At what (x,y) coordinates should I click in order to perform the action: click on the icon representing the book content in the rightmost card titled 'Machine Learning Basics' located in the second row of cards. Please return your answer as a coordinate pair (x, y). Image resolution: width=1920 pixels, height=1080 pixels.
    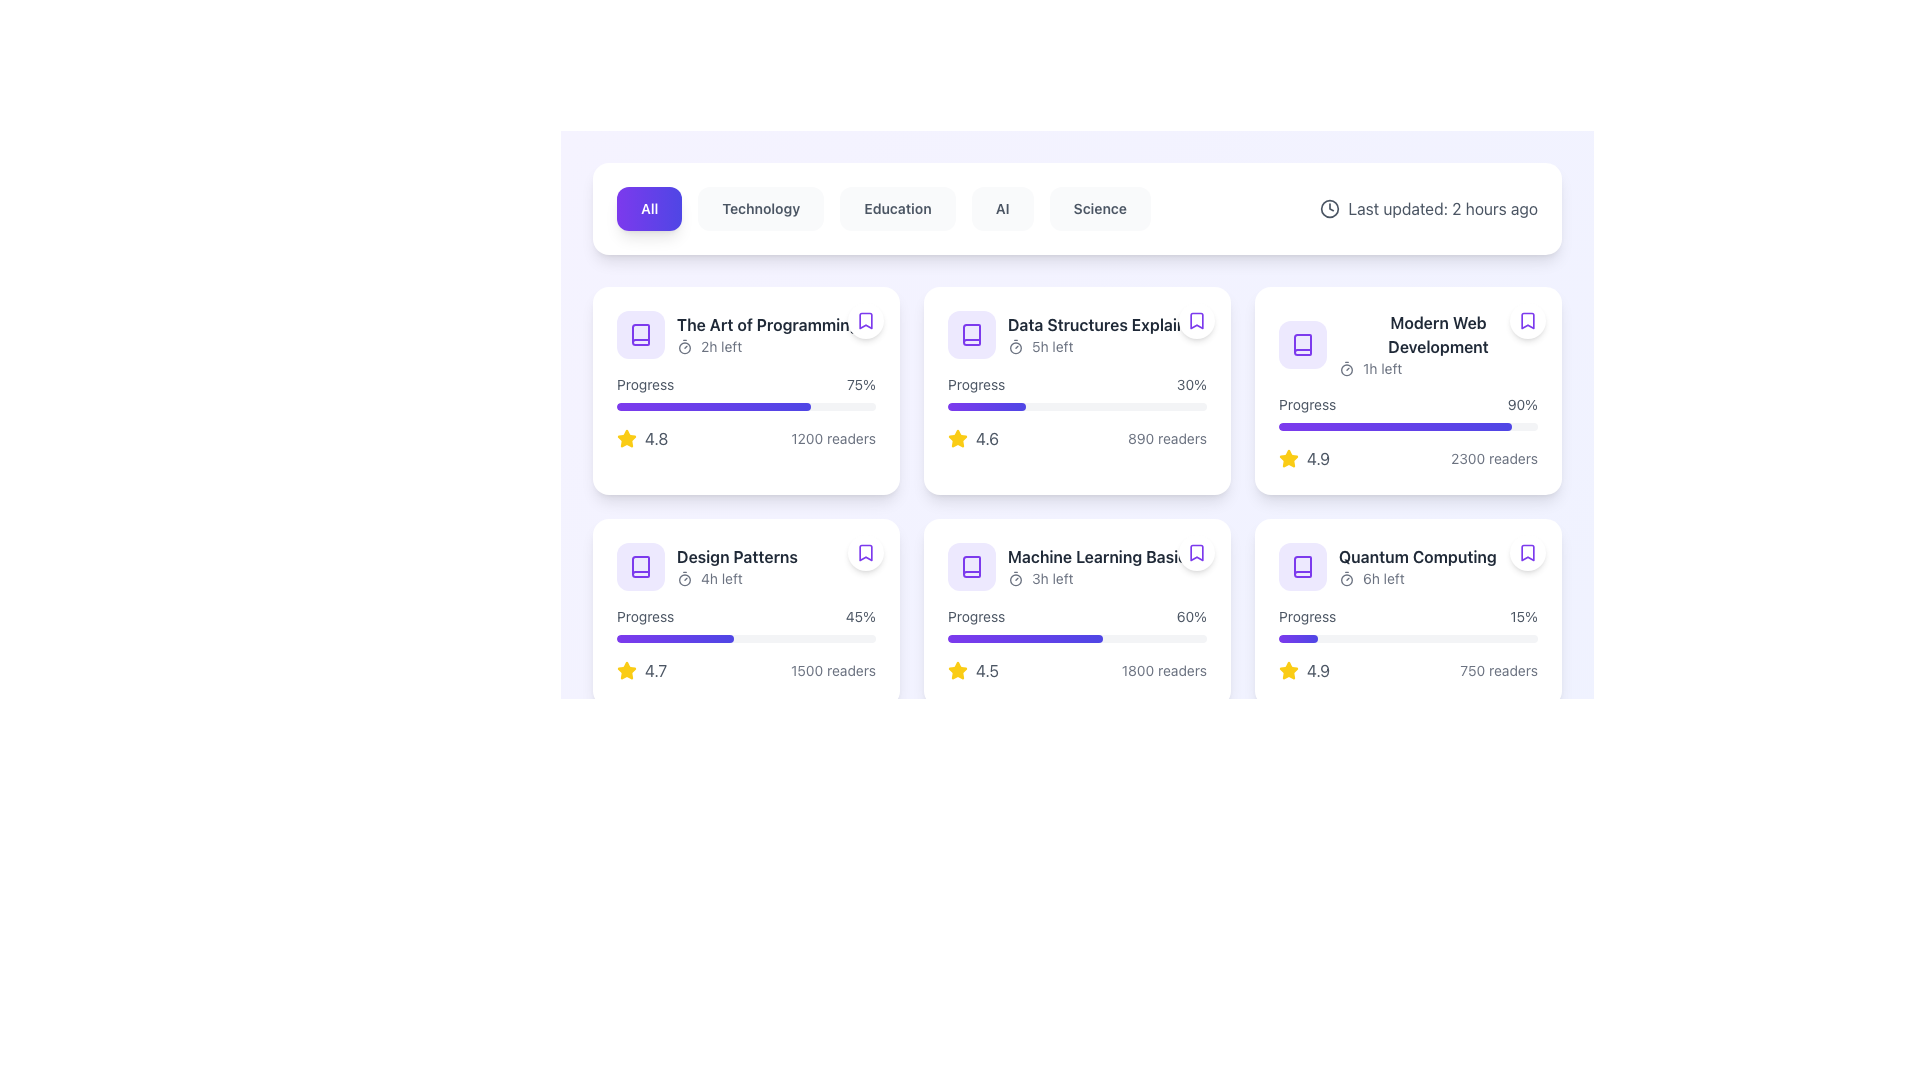
    Looking at the image, I should click on (971, 567).